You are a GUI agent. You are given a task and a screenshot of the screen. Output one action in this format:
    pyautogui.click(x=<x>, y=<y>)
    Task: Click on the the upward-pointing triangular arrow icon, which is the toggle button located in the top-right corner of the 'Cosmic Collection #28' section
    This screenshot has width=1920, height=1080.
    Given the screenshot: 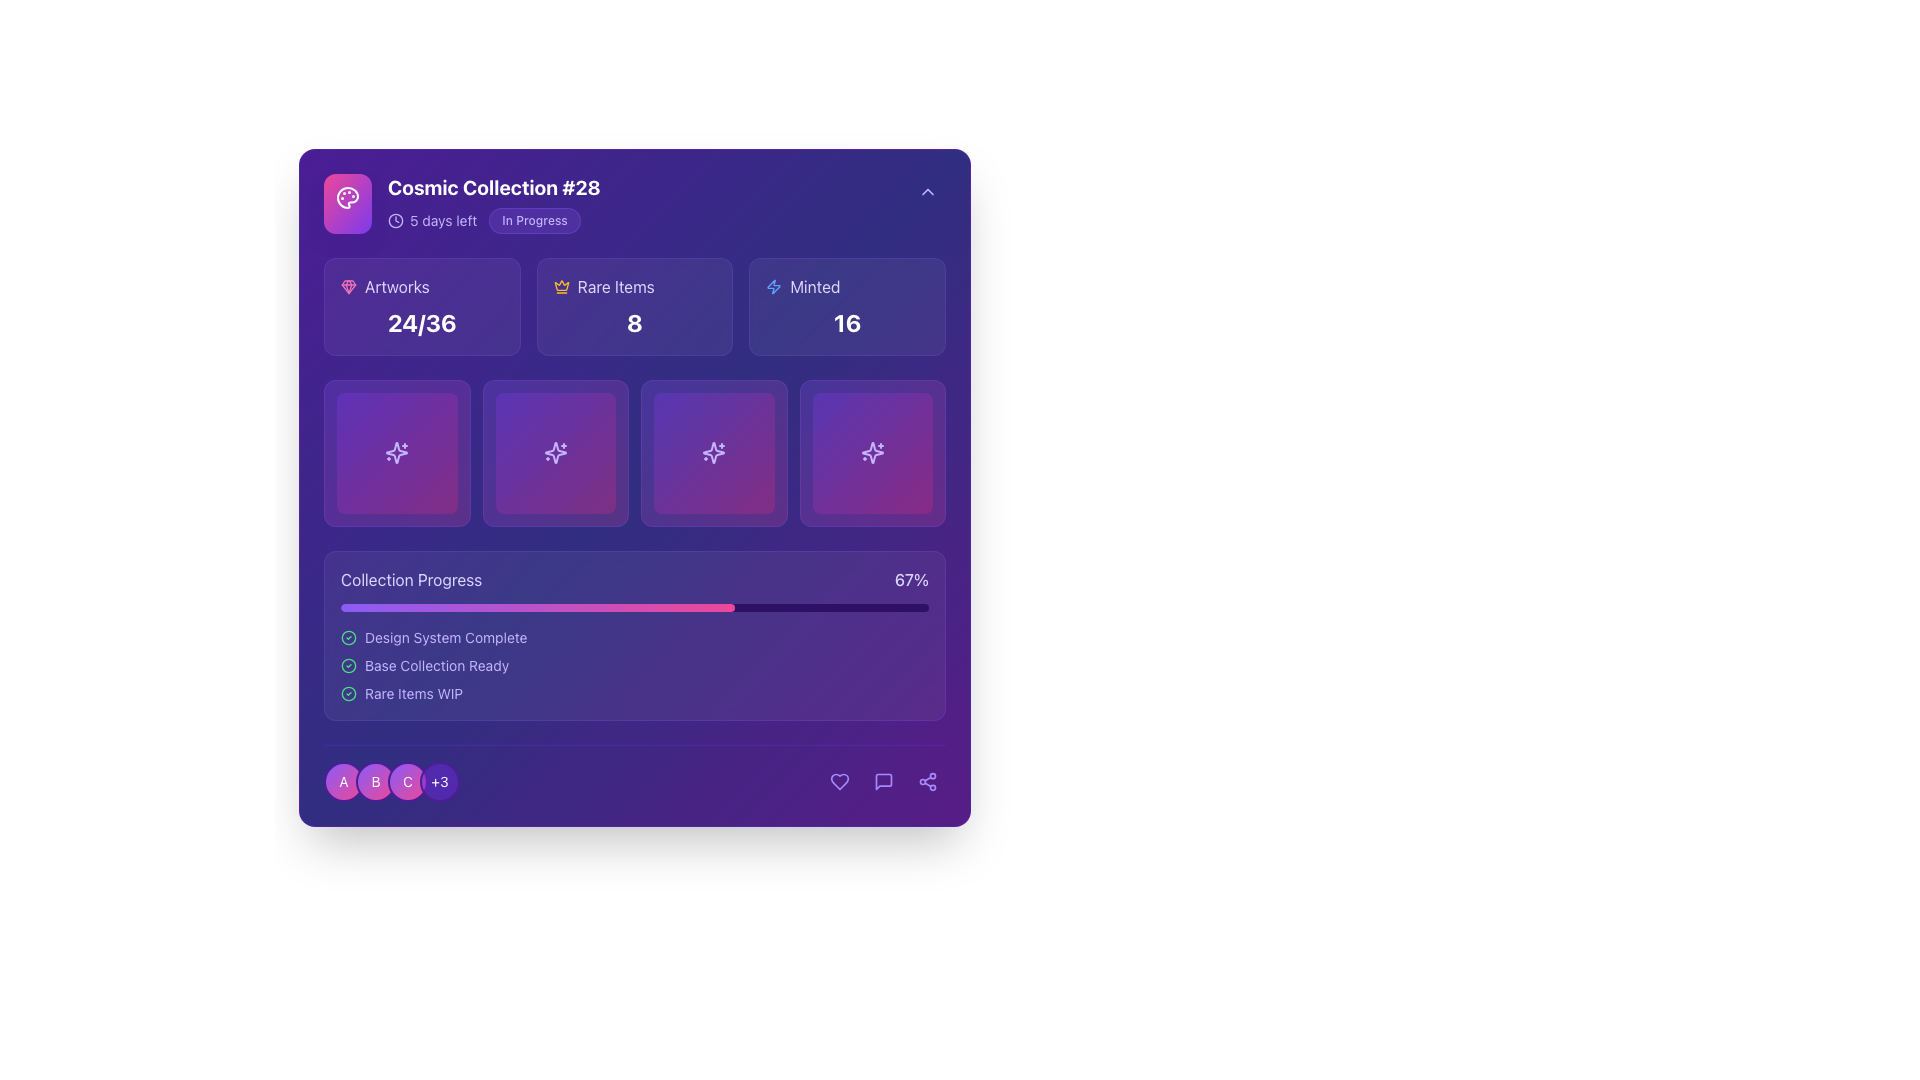 What is the action you would take?
    pyautogui.click(x=926, y=192)
    